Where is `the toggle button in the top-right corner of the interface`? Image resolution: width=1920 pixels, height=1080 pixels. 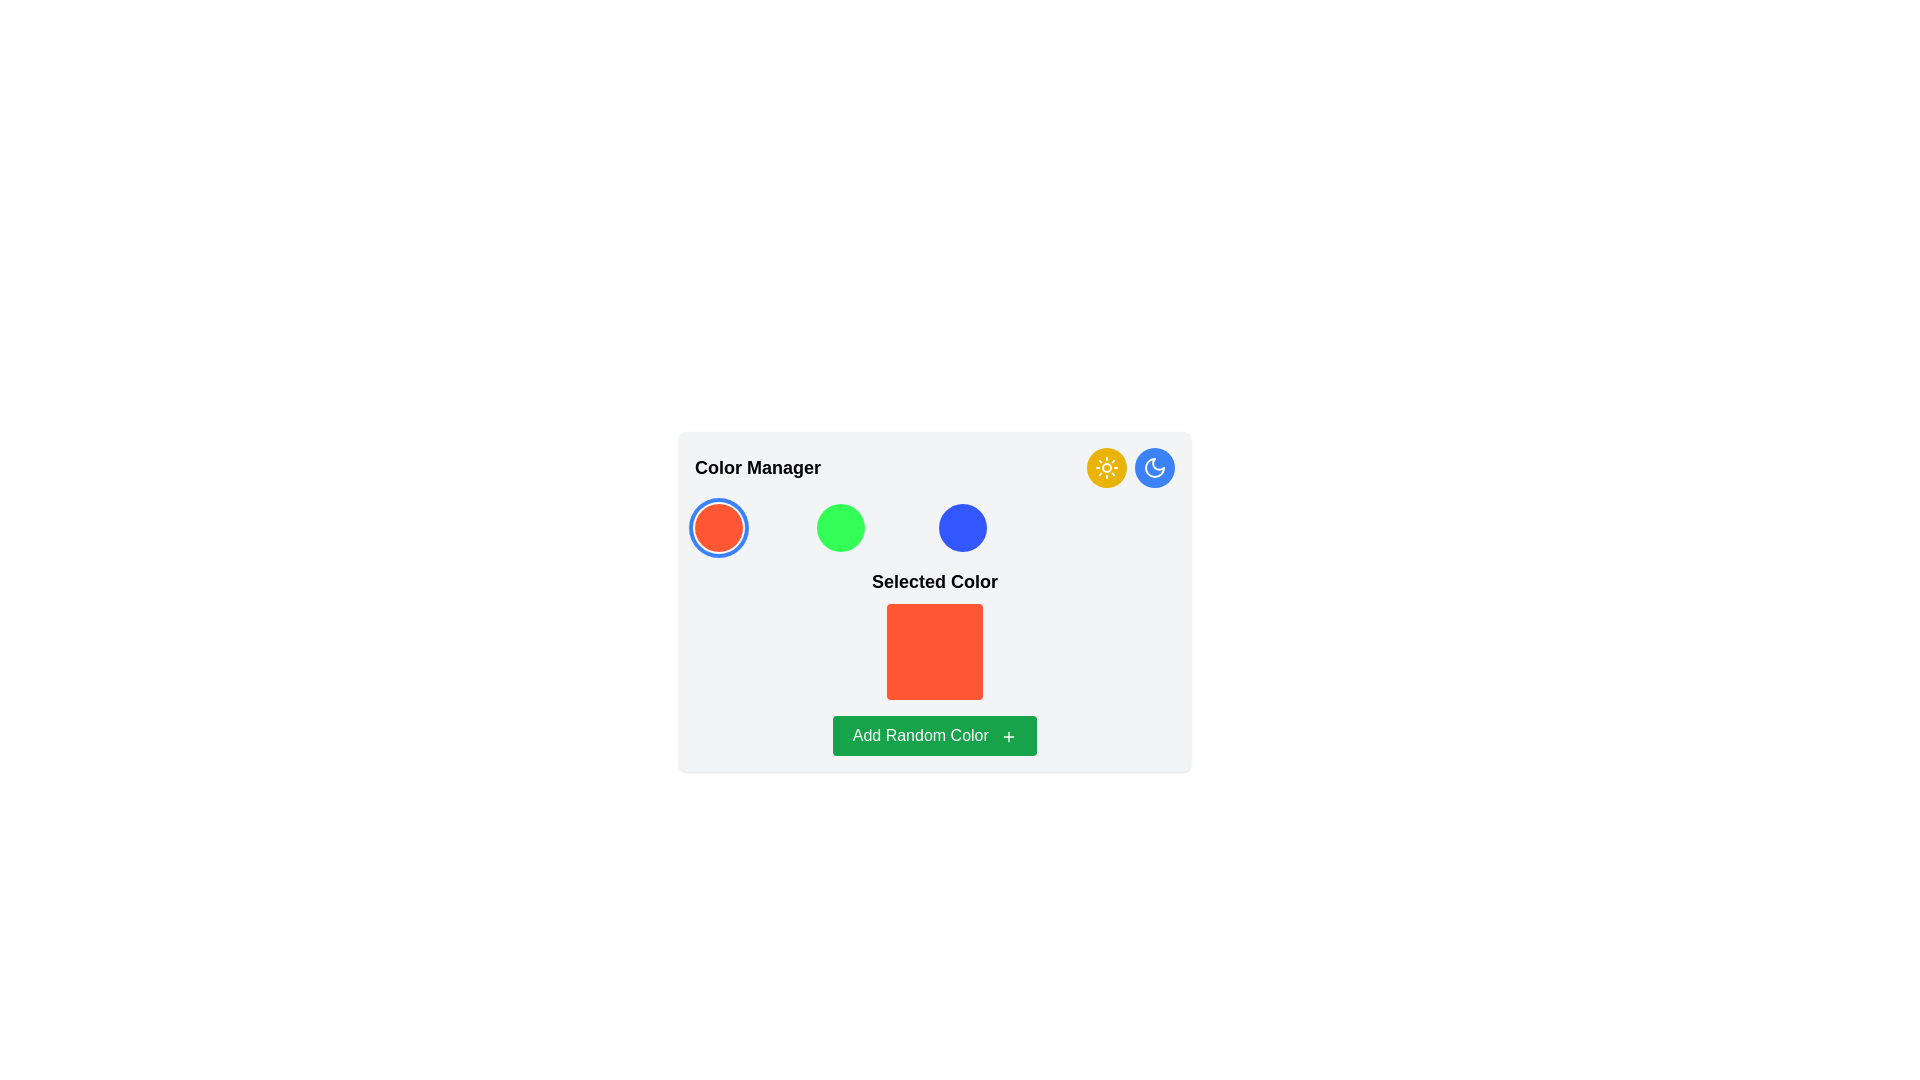 the toggle button in the top-right corner of the interface is located at coordinates (1106, 467).